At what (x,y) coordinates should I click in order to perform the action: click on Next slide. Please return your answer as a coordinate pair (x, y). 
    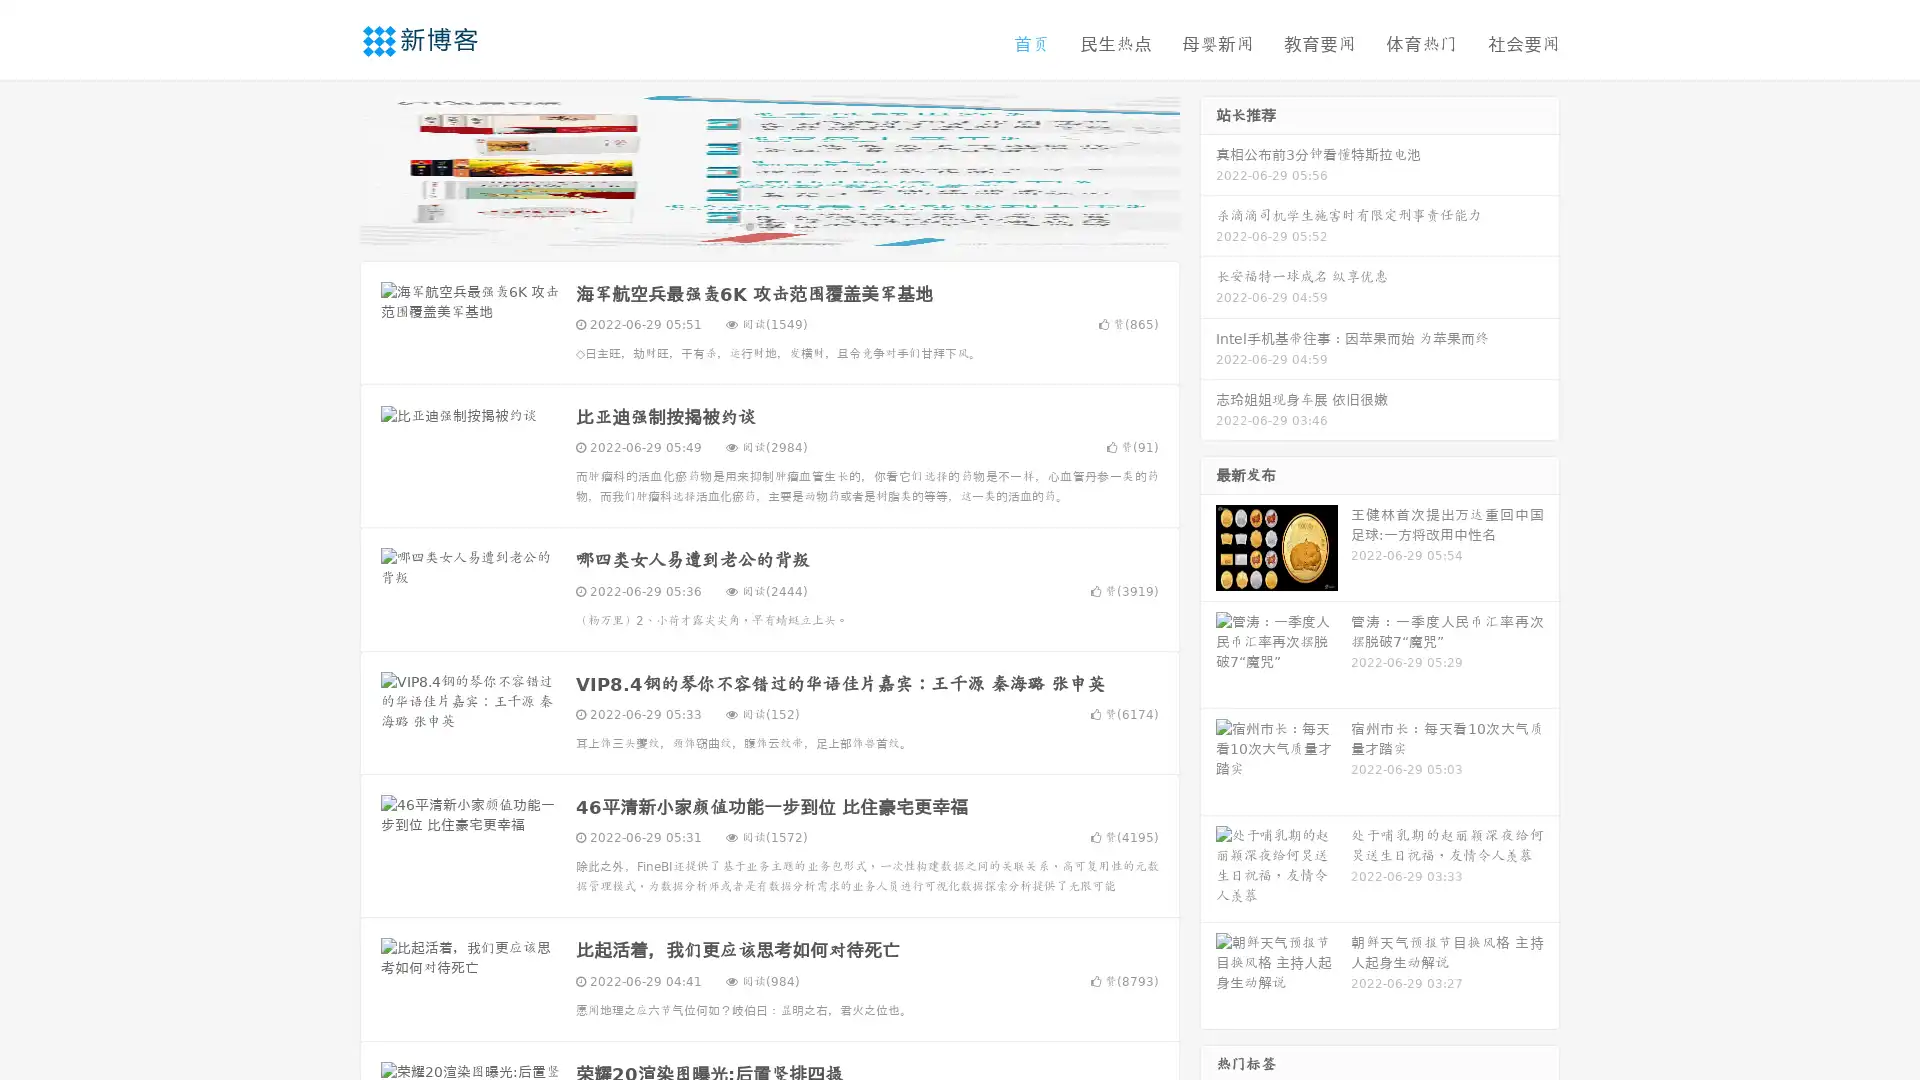
    Looking at the image, I should click on (1208, 168).